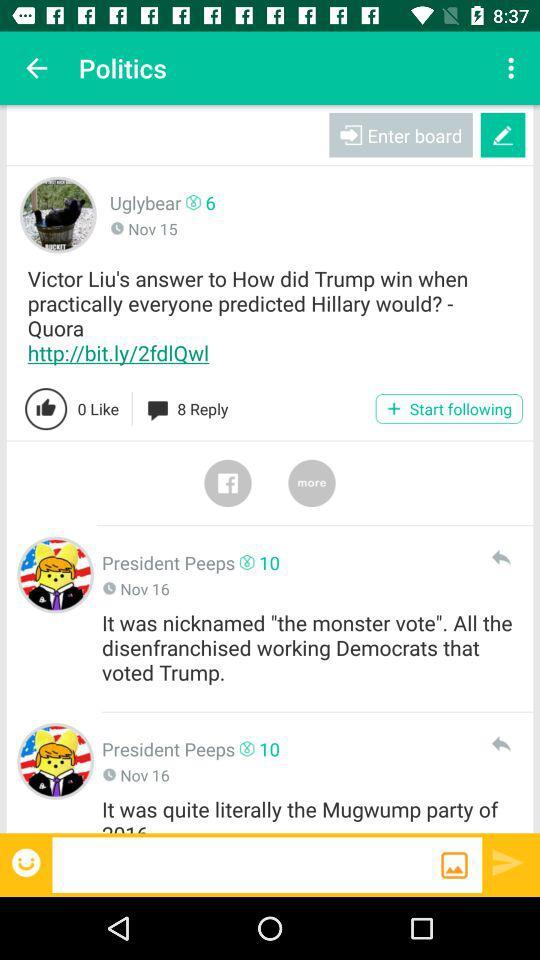 The image size is (540, 960). I want to click on the send option, so click(508, 861).